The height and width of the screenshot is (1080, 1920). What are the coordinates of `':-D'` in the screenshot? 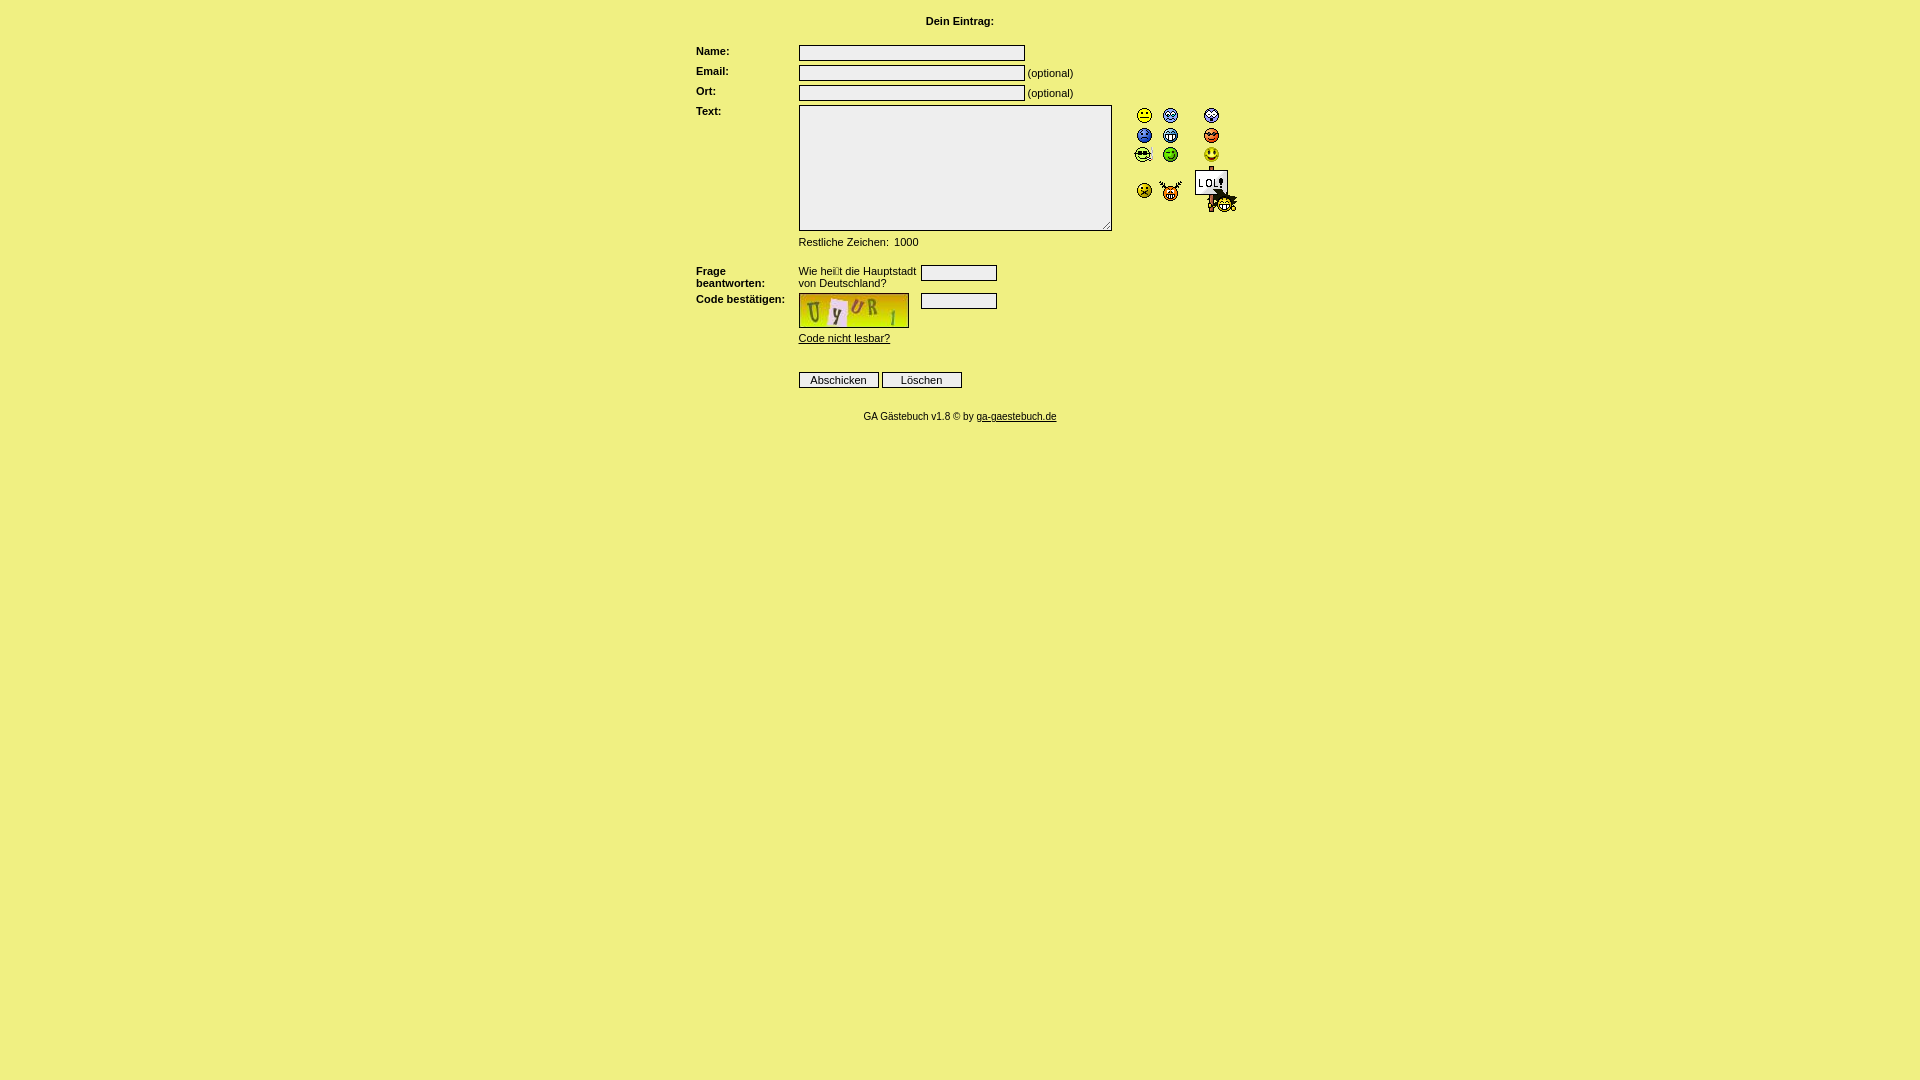 It's located at (1161, 135).